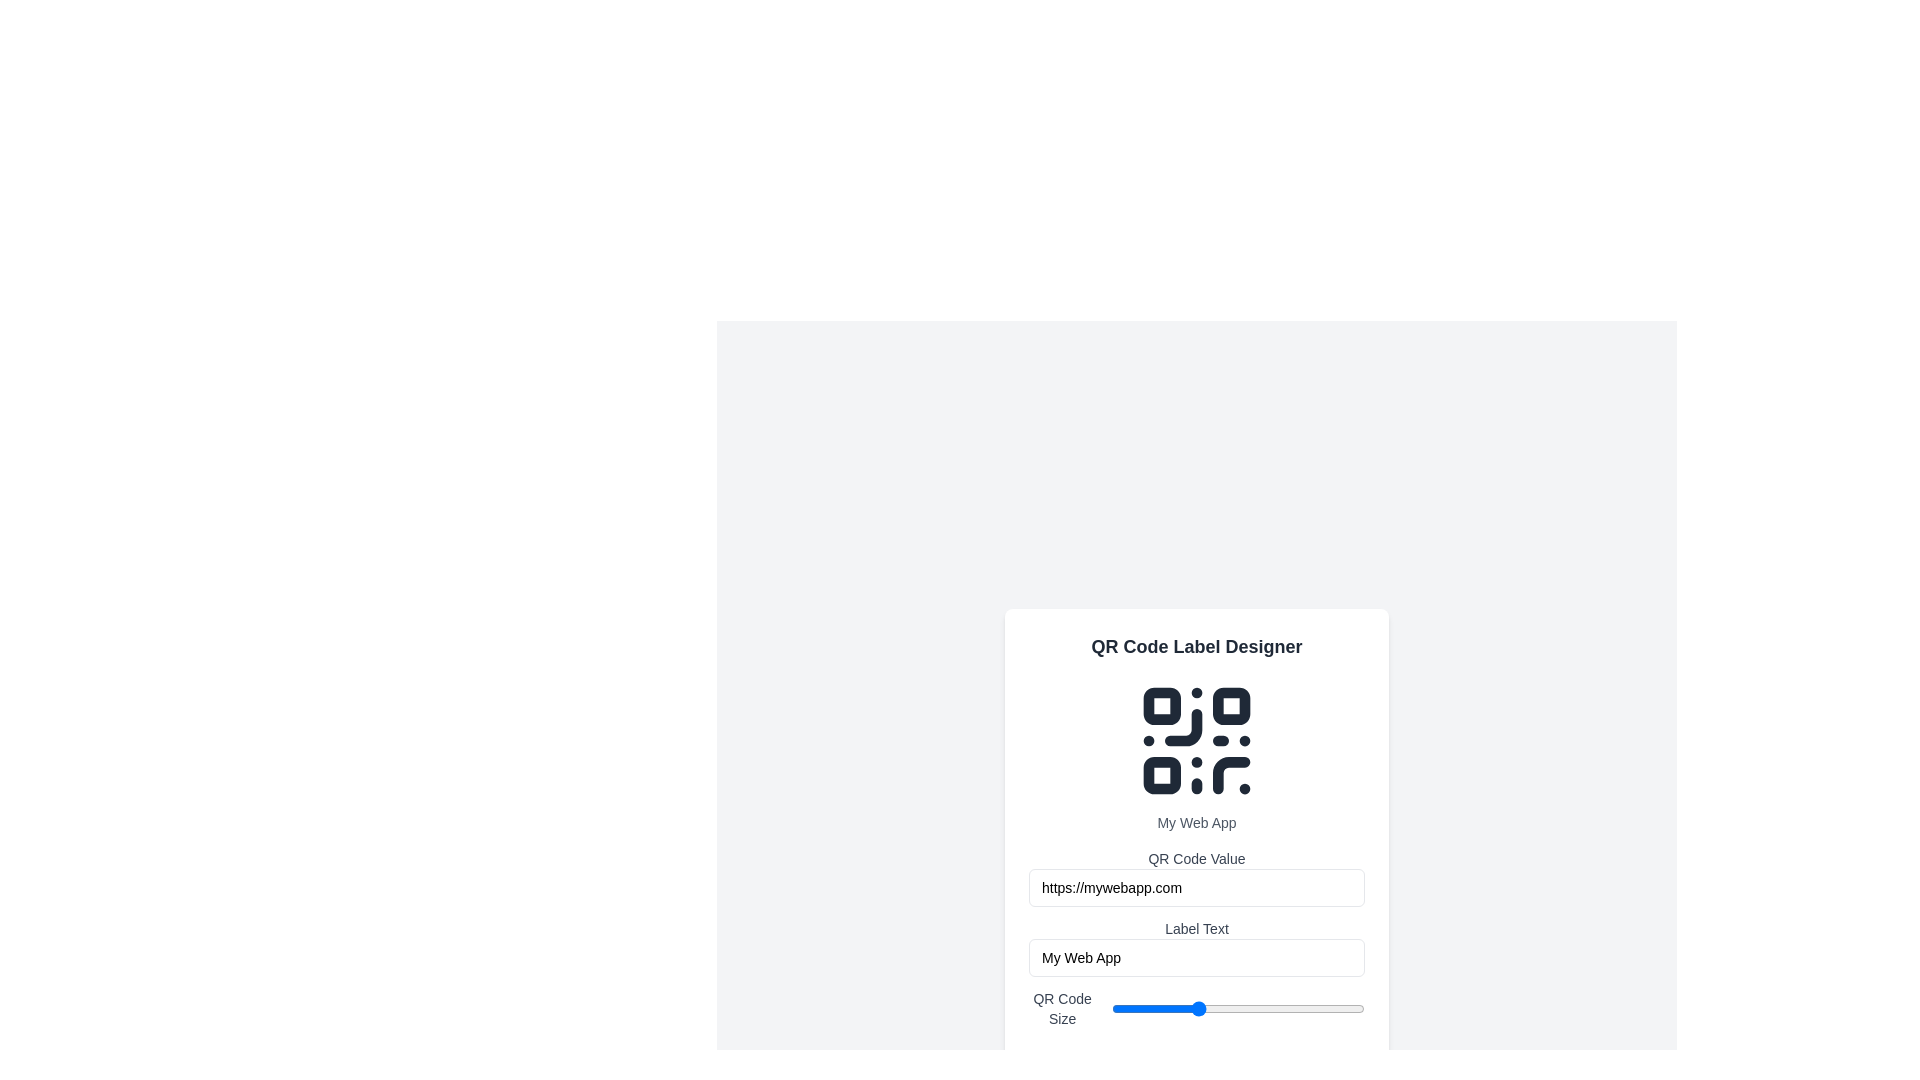  What do you see at coordinates (1176, 1009) in the screenshot?
I see `the QR code size` at bounding box center [1176, 1009].